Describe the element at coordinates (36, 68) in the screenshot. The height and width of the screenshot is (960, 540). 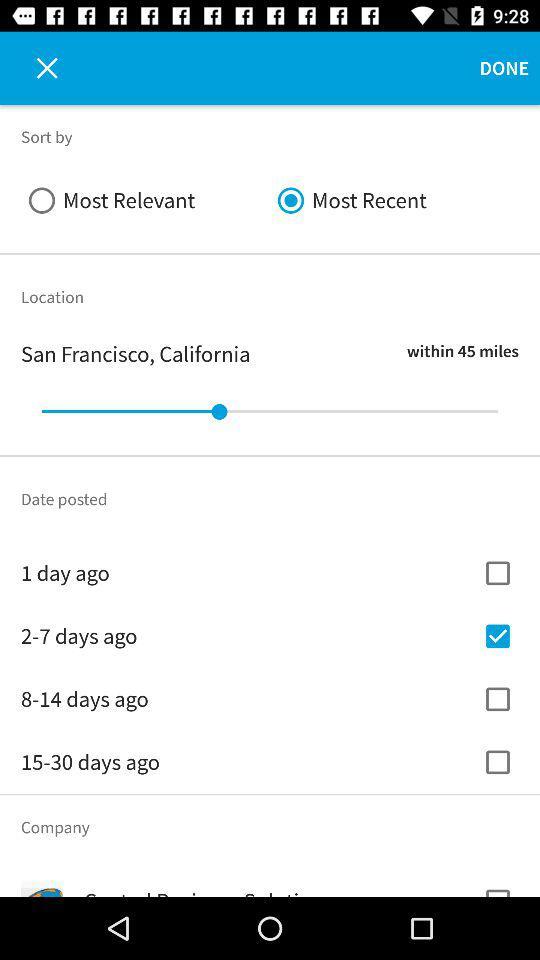
I see `the icon to the left of filter icon` at that location.